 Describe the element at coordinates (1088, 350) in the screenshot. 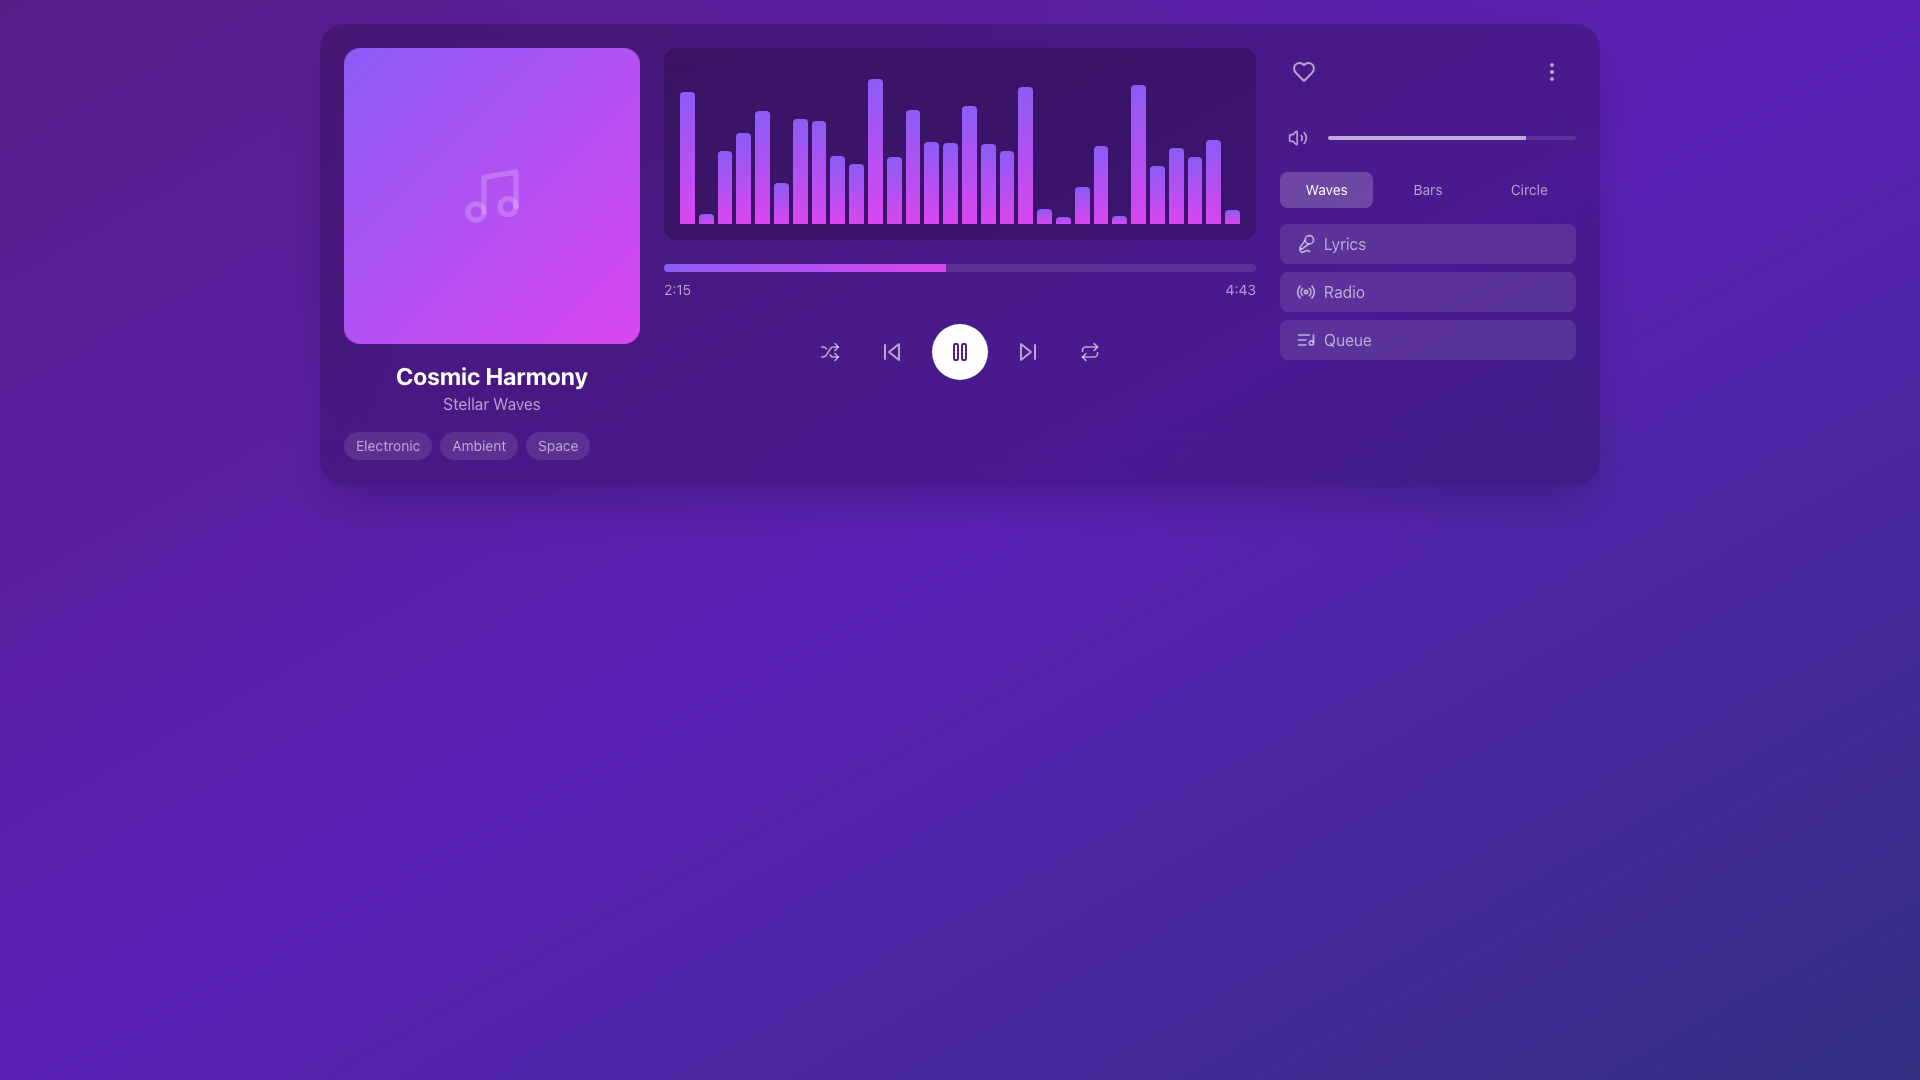

I see `the circular button with a loop icon` at that location.